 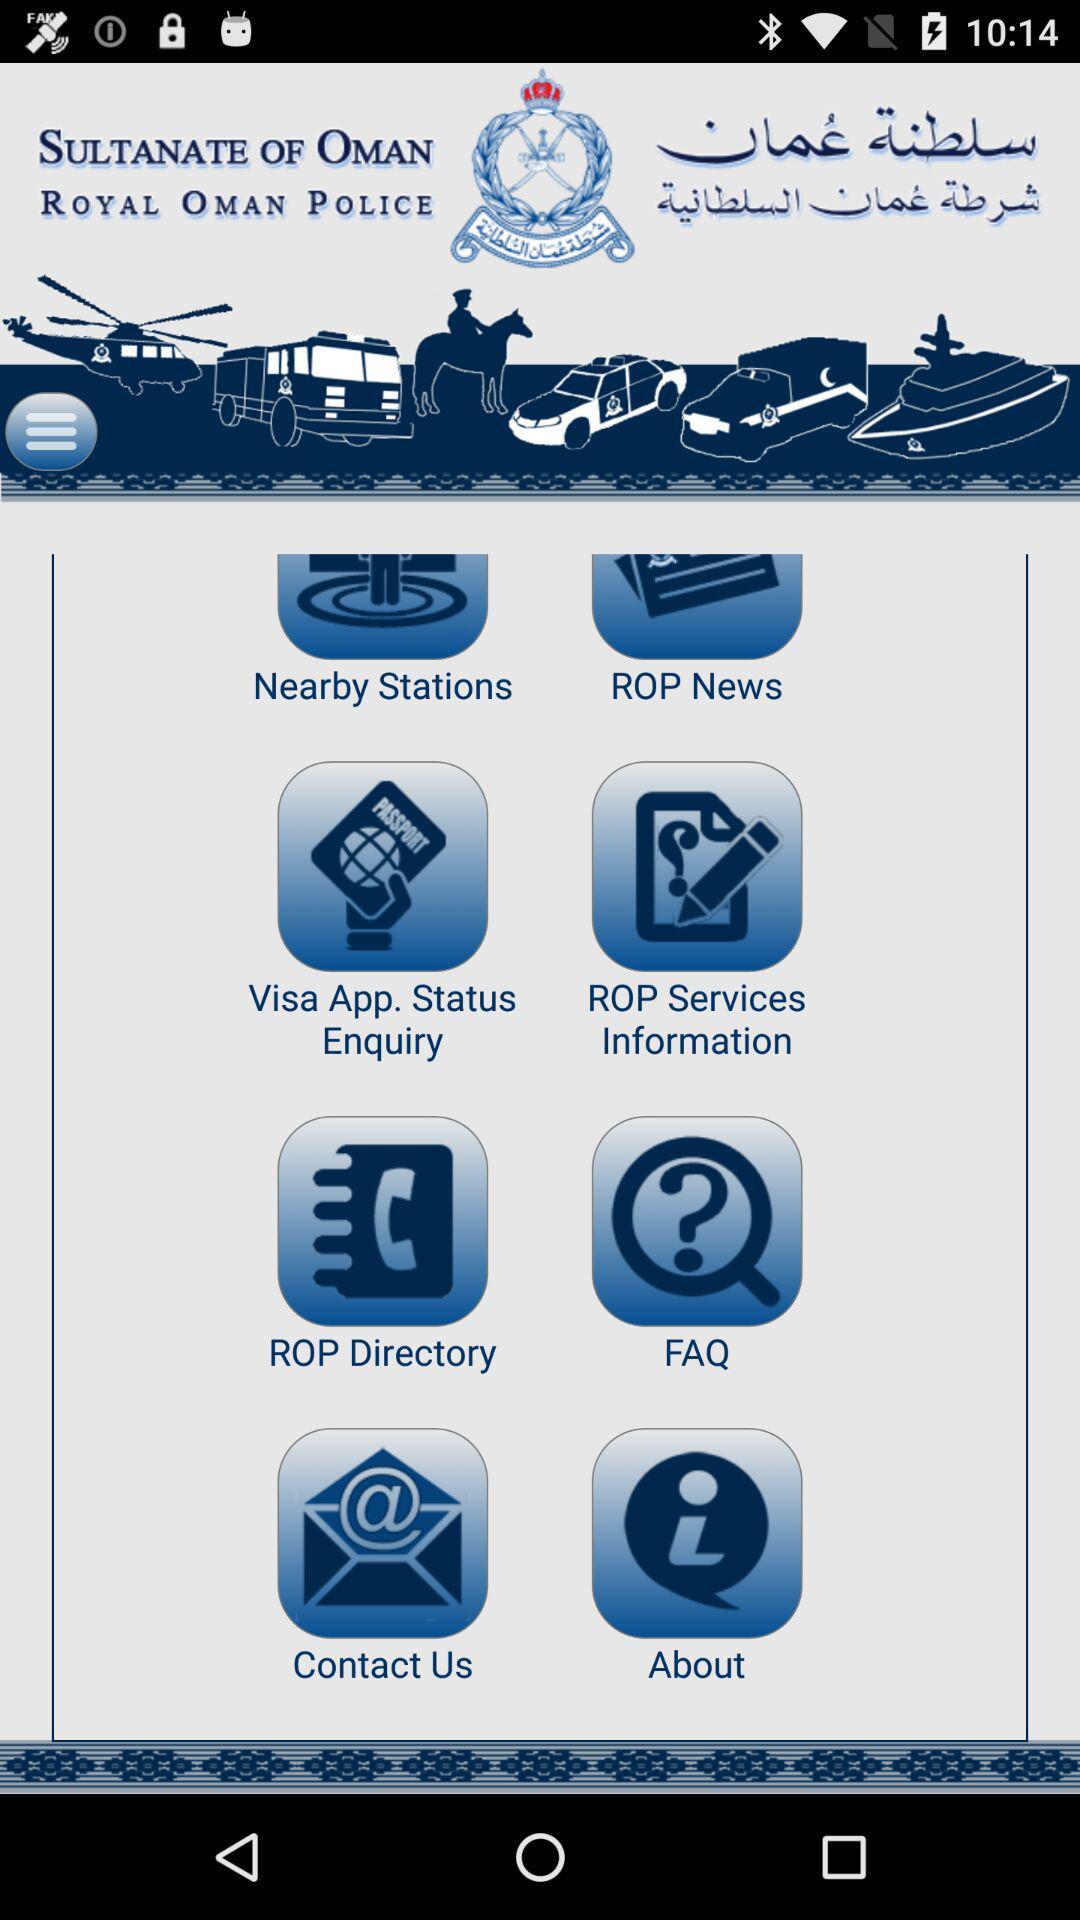 What do you see at coordinates (696, 1532) in the screenshot?
I see `the icon below faq icon` at bounding box center [696, 1532].